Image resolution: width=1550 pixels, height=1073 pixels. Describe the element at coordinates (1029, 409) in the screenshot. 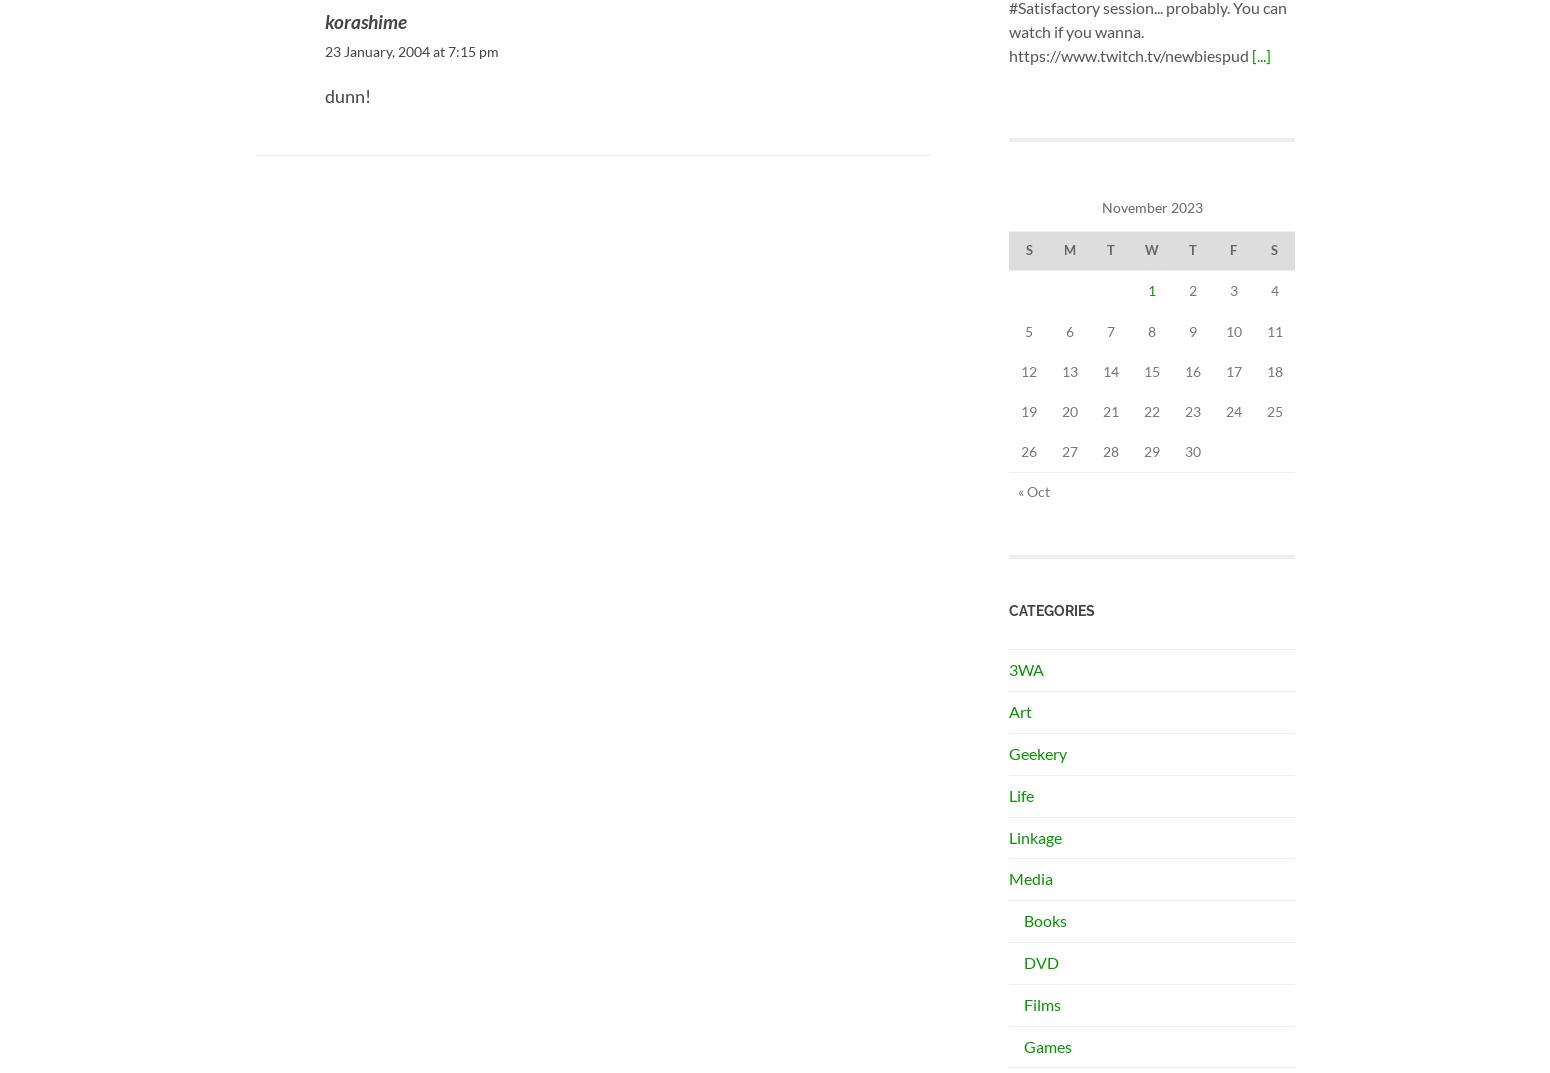

I see `'19'` at that location.